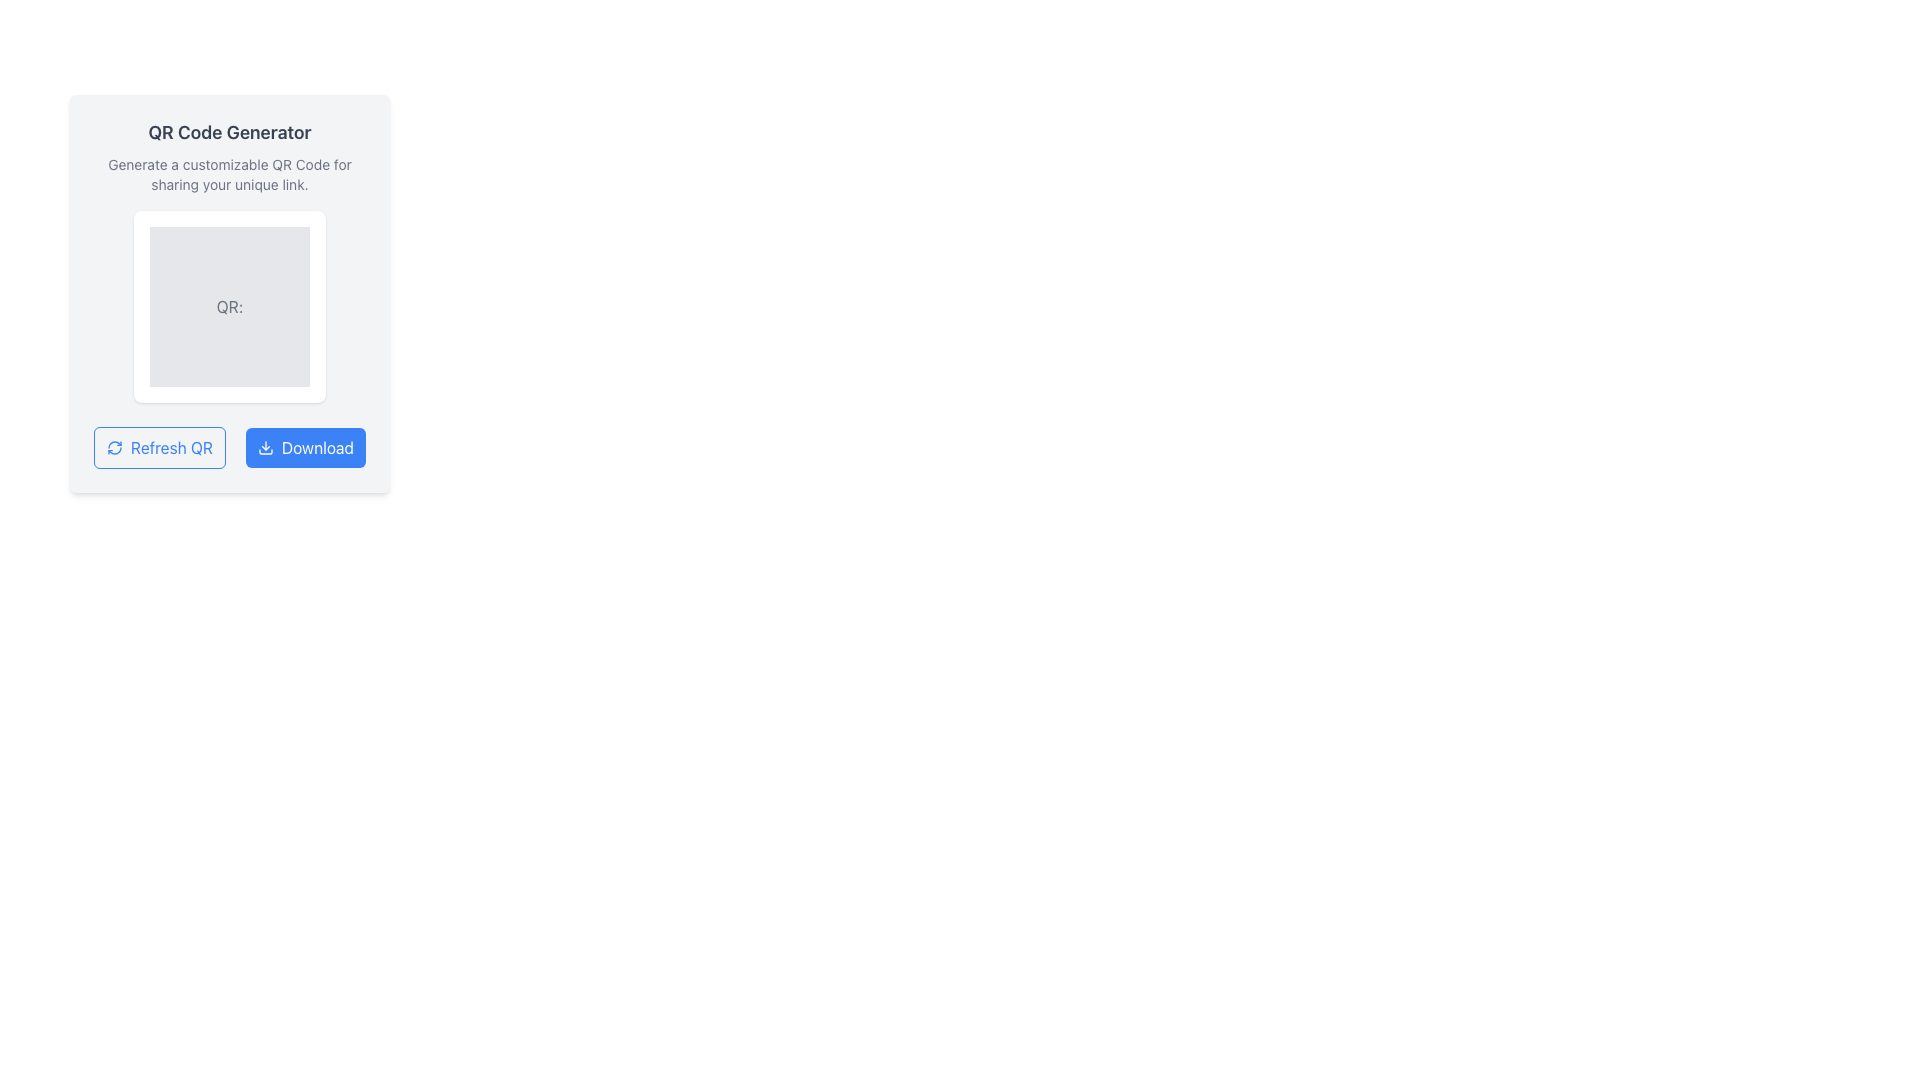  What do you see at coordinates (230, 307) in the screenshot?
I see `the content of the text label within the QR Code Generator card, which indicates where a QR code will be displayed` at bounding box center [230, 307].